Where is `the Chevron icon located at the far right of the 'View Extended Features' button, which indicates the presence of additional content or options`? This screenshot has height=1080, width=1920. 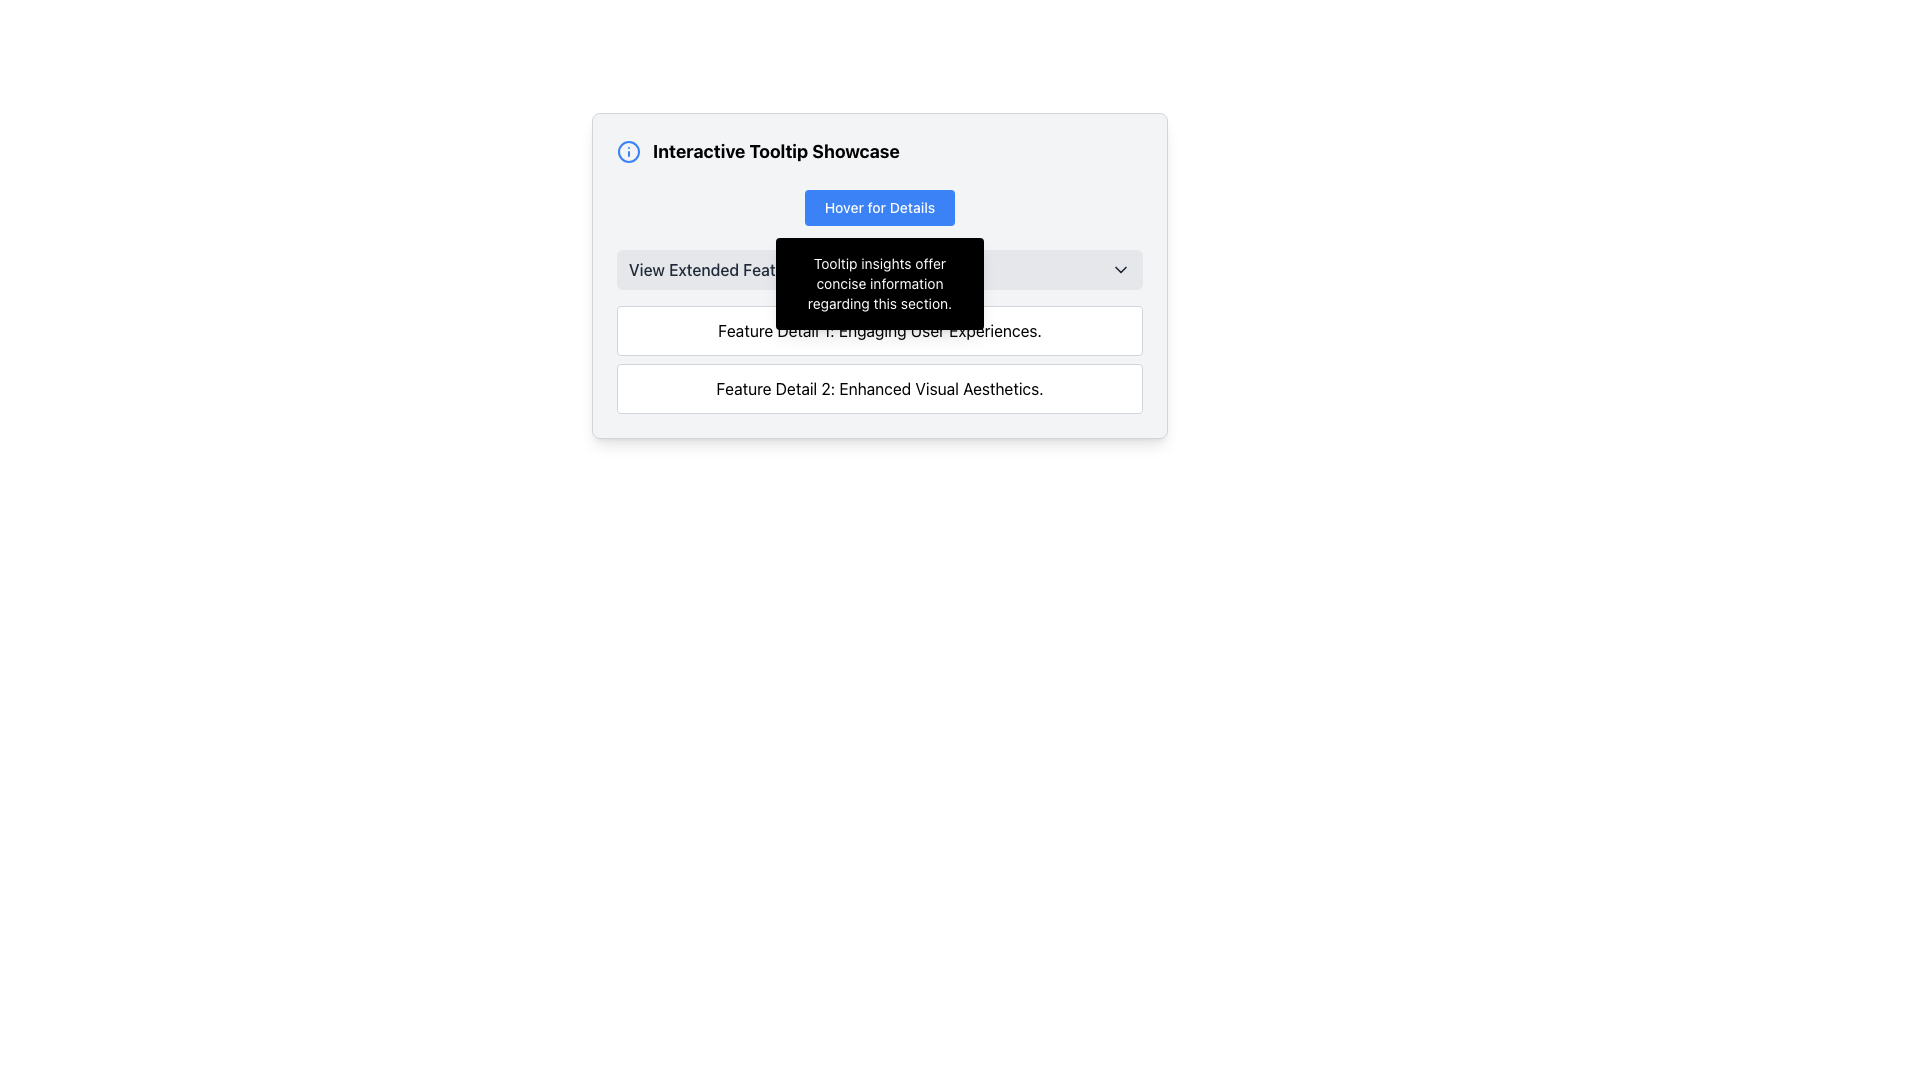
the Chevron icon located at the far right of the 'View Extended Features' button, which indicates the presence of additional content or options is located at coordinates (1121, 270).